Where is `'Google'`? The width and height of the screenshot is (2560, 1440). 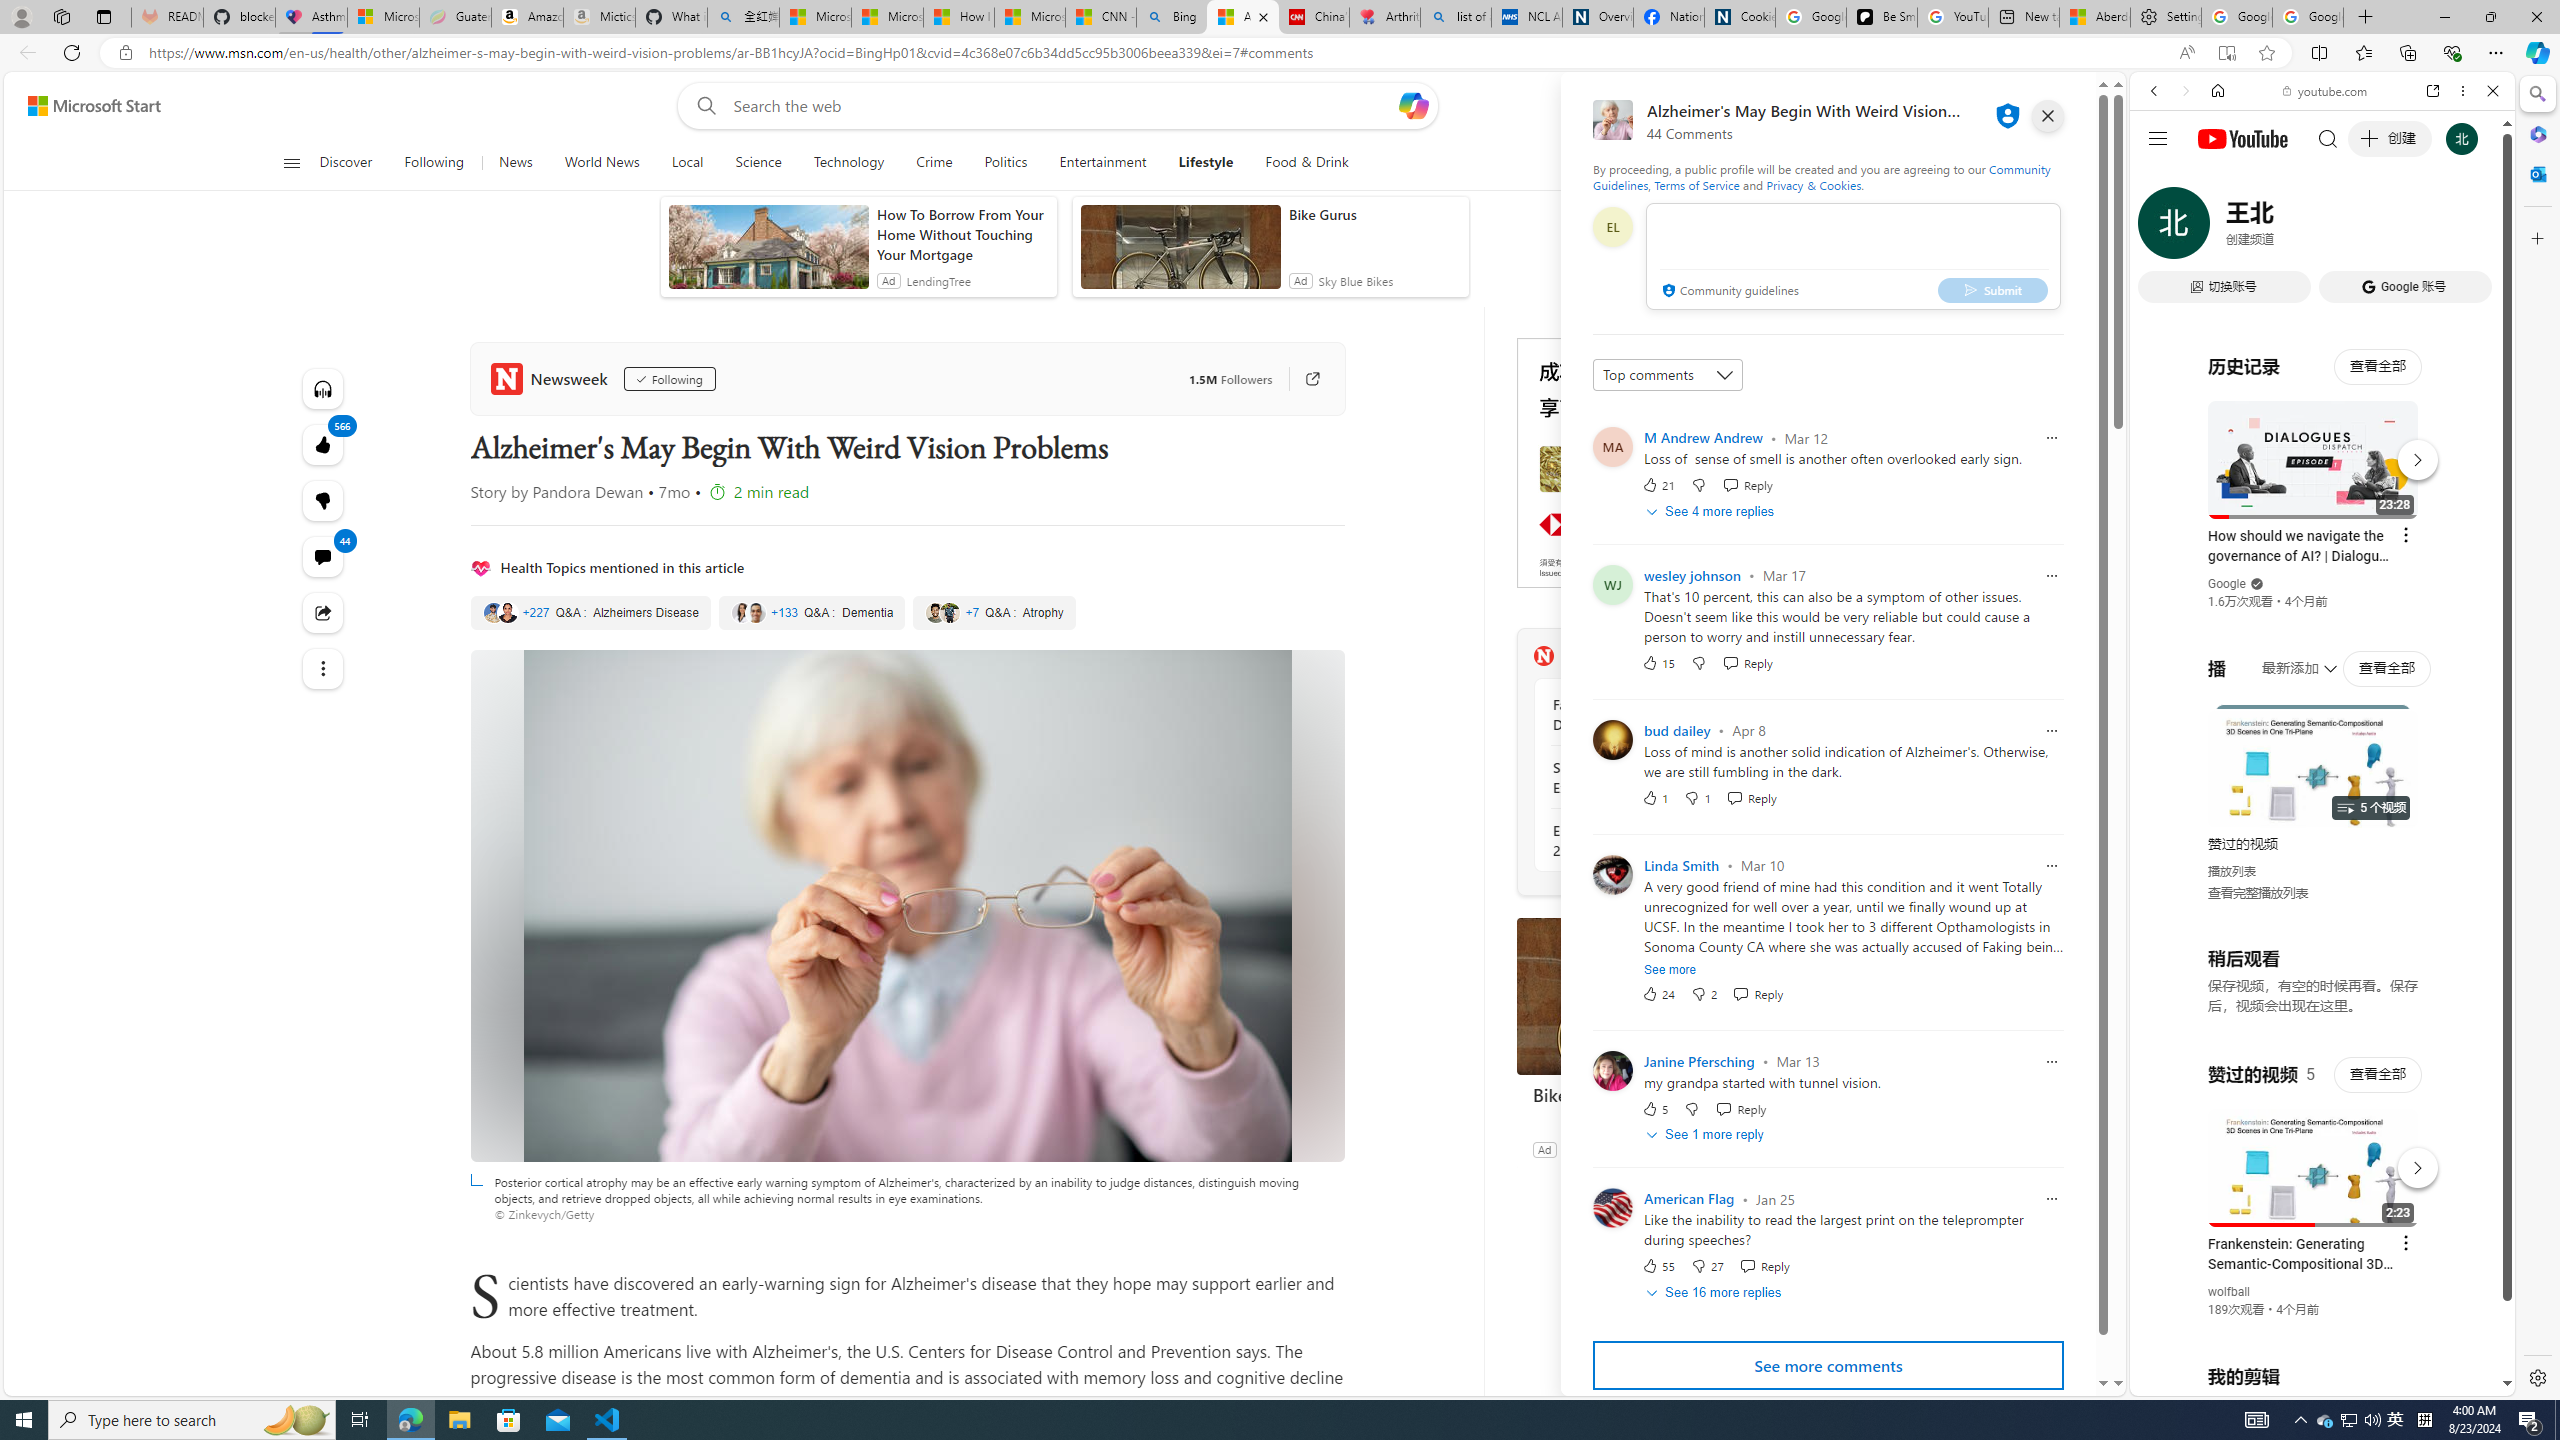
'Google' is located at coordinates (2226, 582).